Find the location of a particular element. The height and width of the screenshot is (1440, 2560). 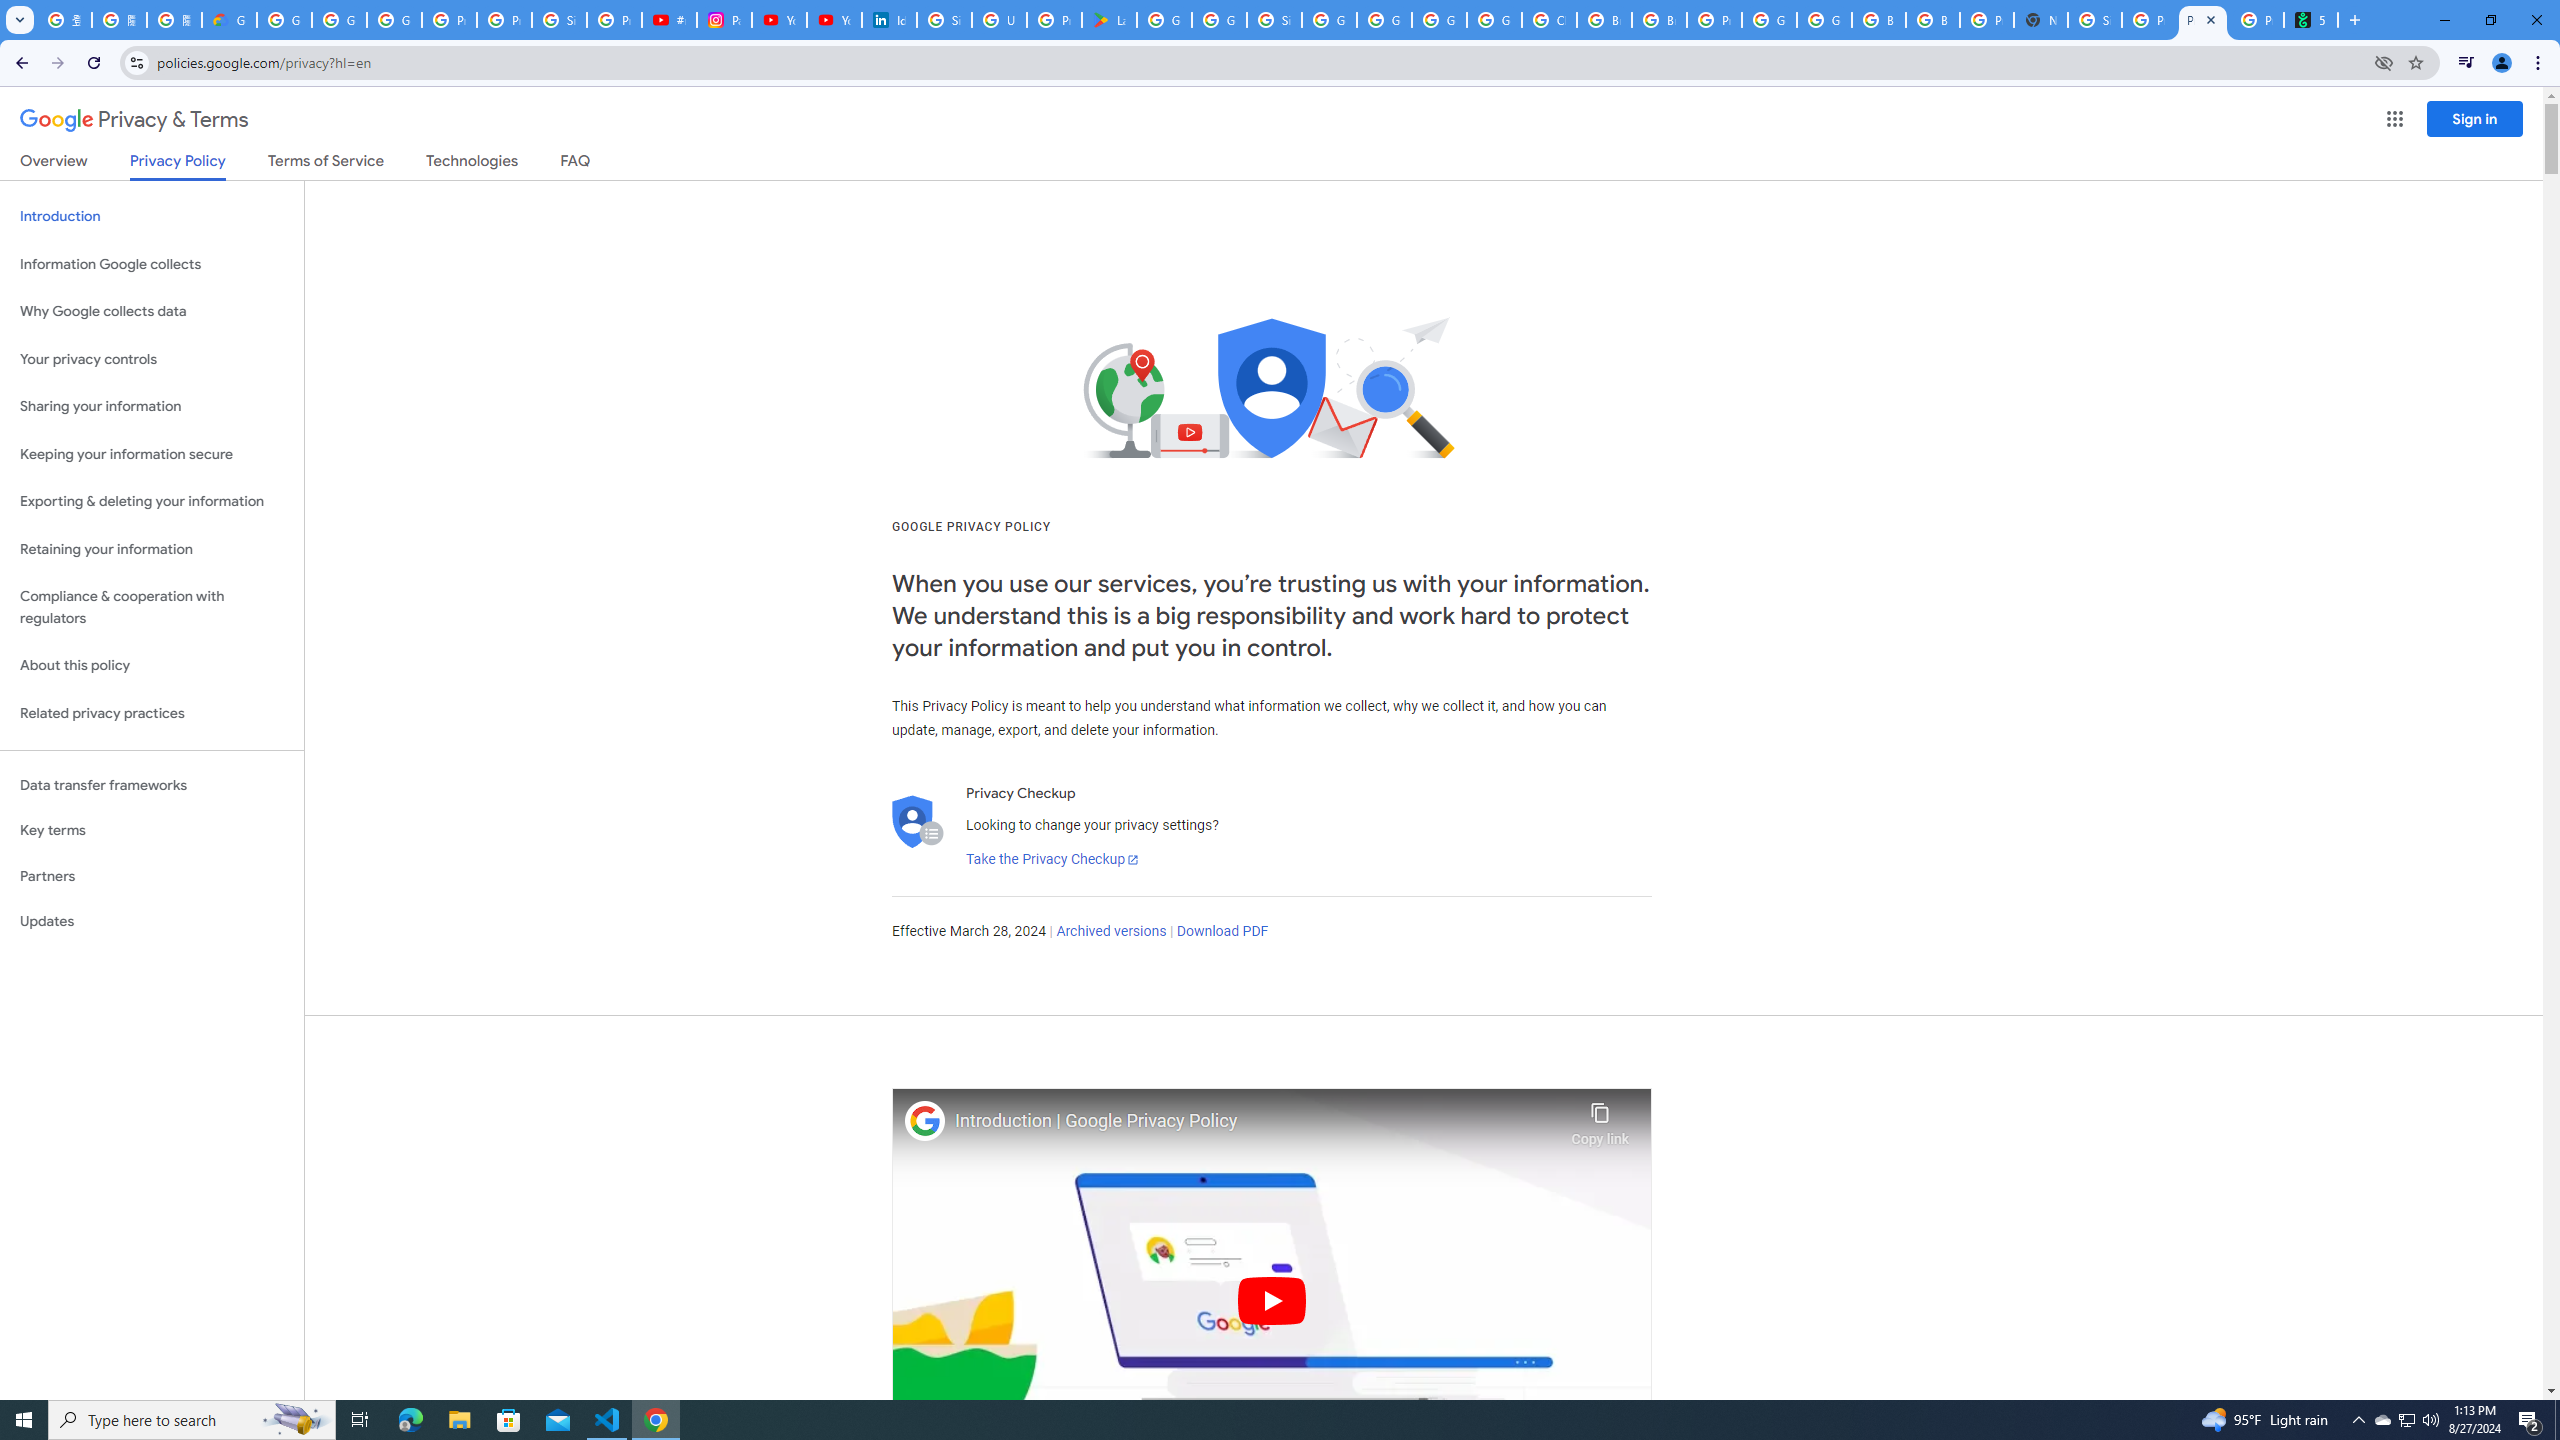

'New Tab' is located at coordinates (2039, 19).